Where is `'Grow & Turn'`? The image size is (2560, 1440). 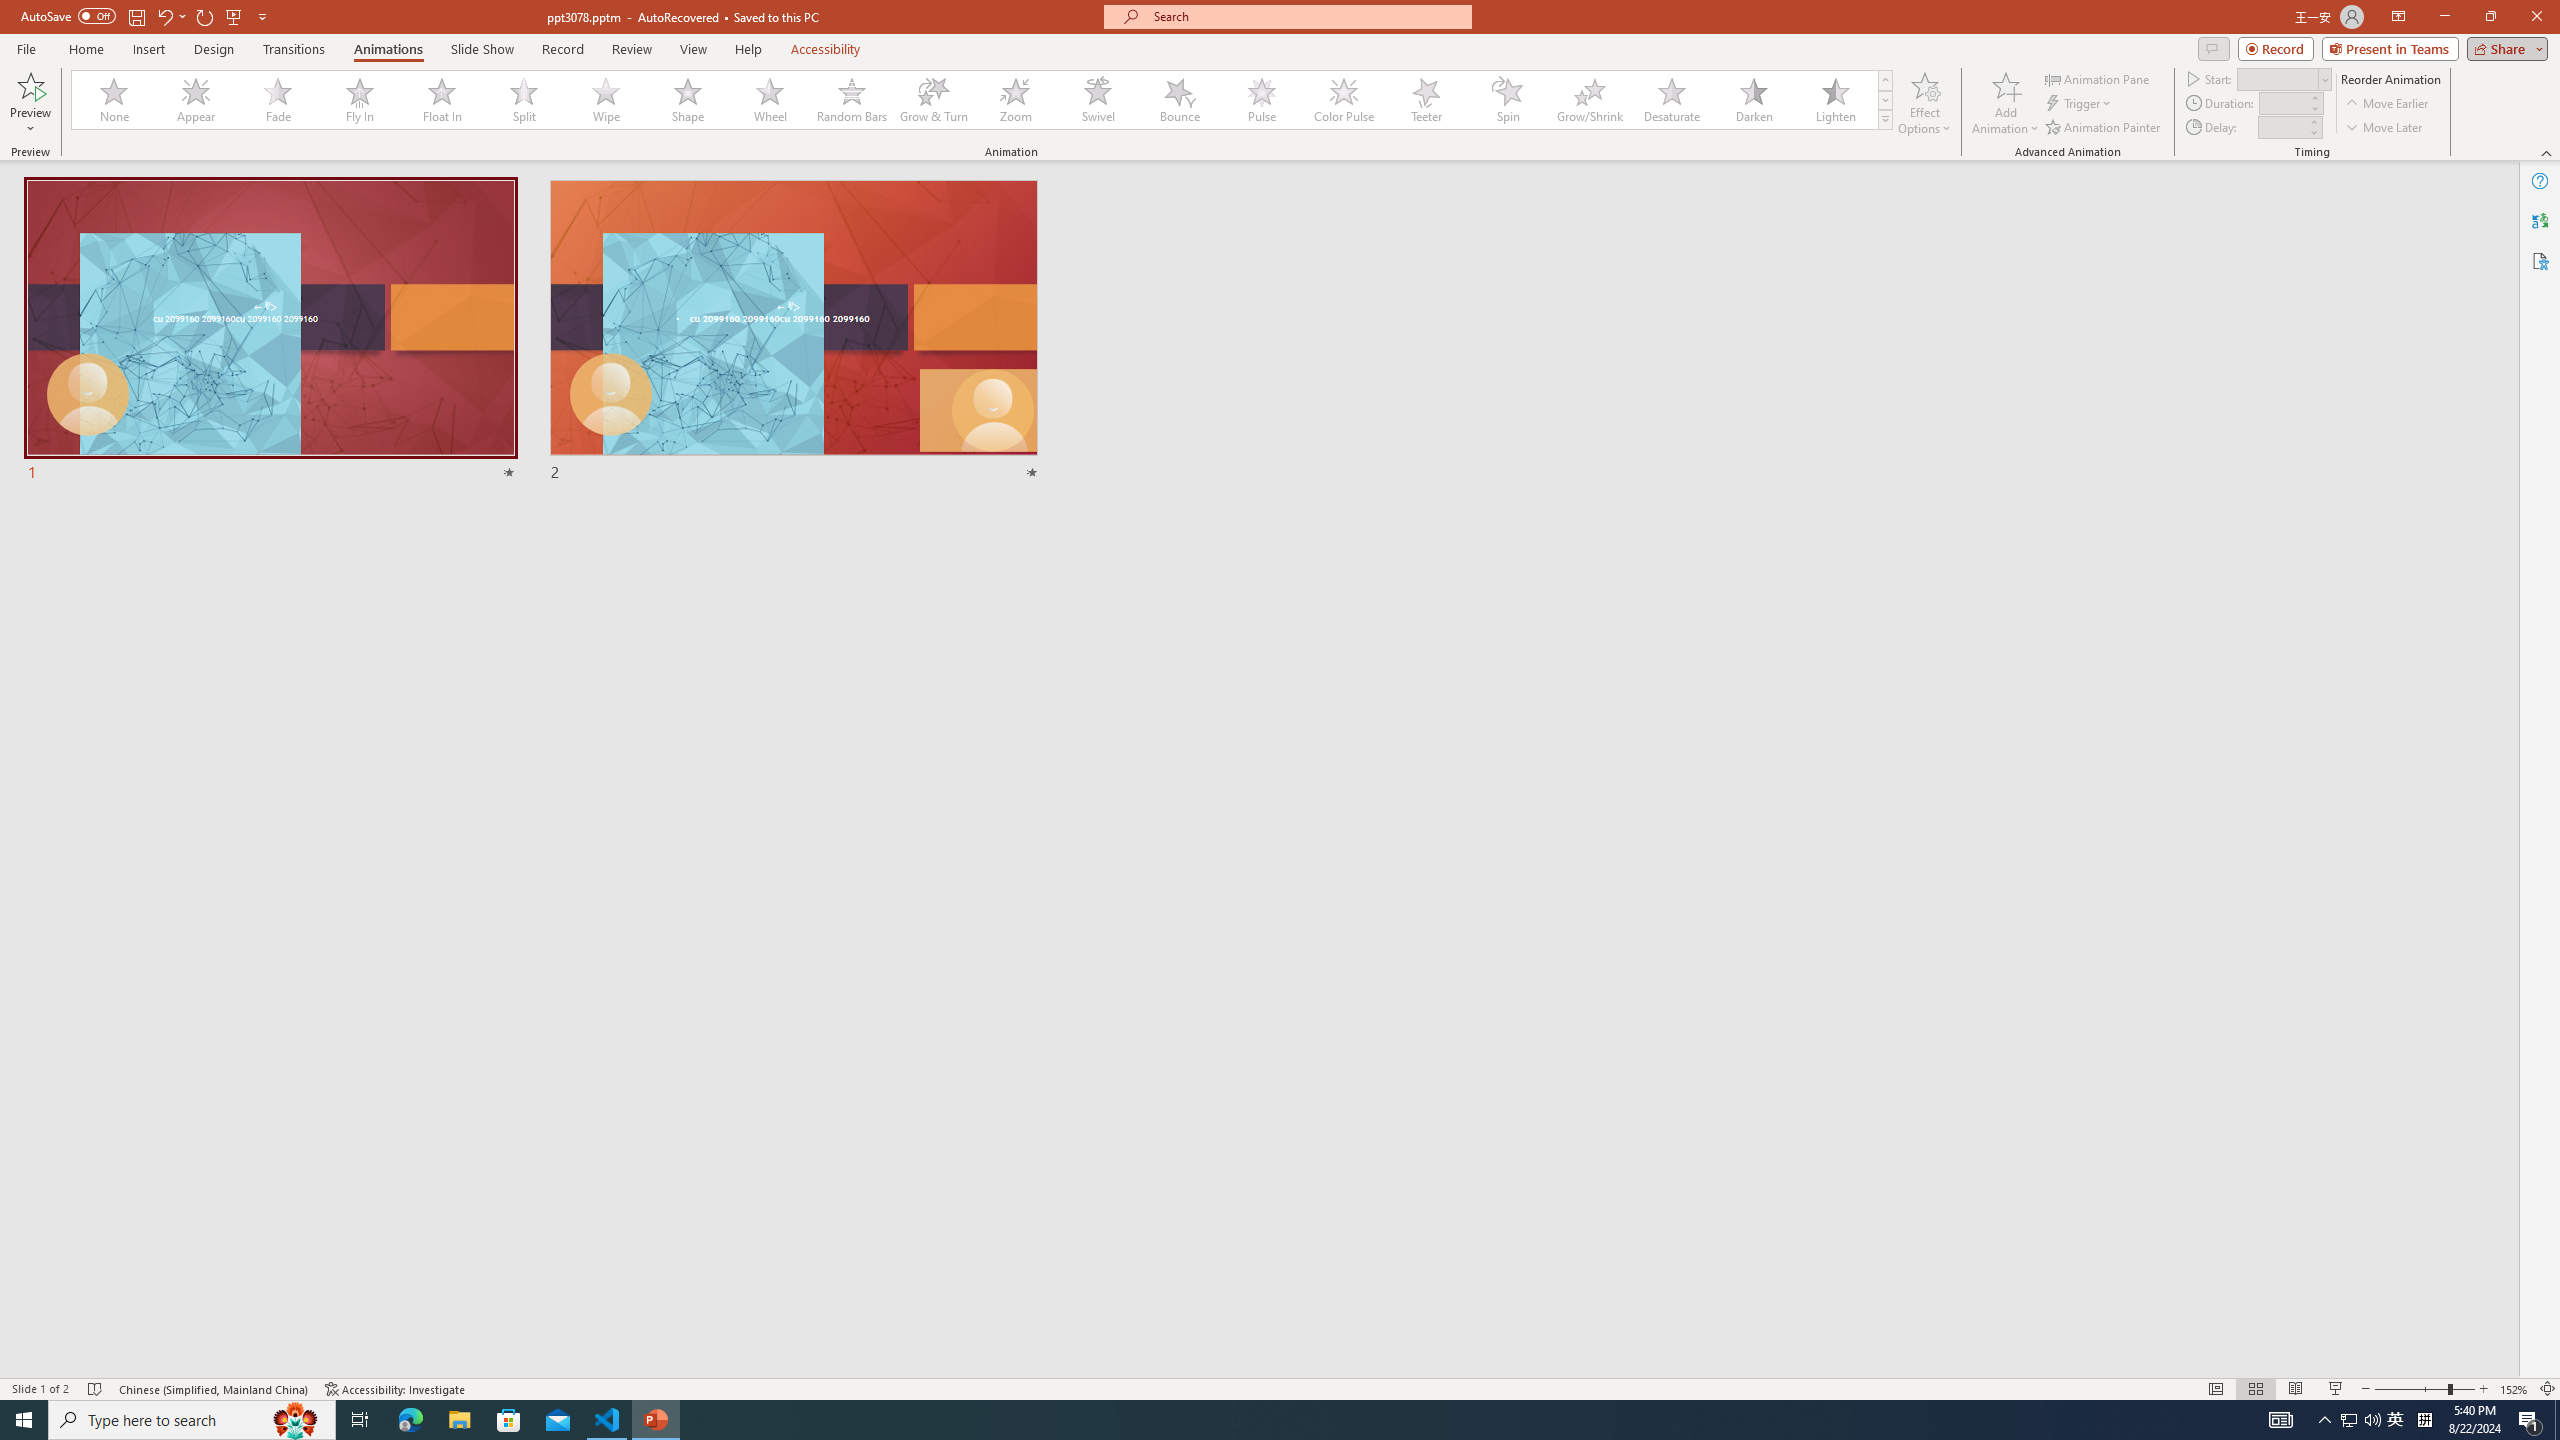 'Grow & Turn' is located at coordinates (933, 99).